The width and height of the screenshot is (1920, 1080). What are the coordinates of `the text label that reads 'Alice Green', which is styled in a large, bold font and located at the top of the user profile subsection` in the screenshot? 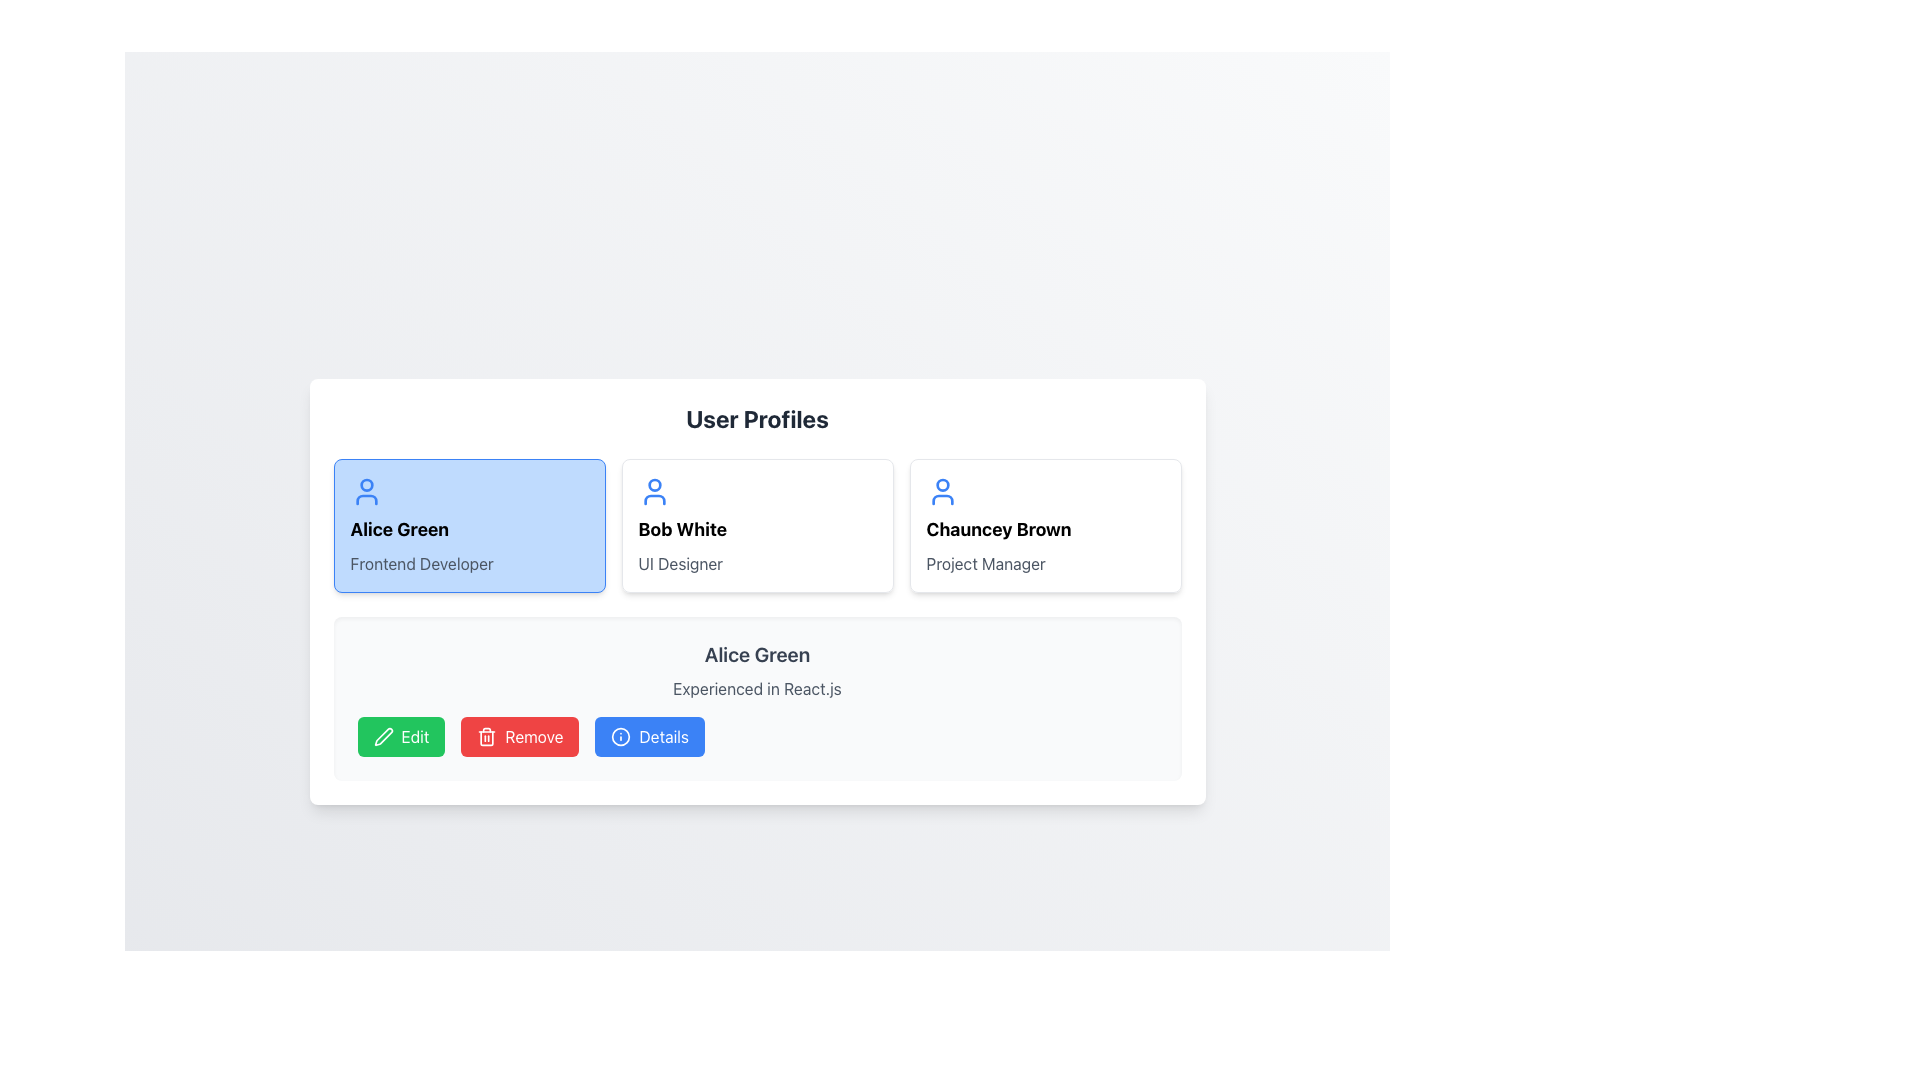 It's located at (756, 655).